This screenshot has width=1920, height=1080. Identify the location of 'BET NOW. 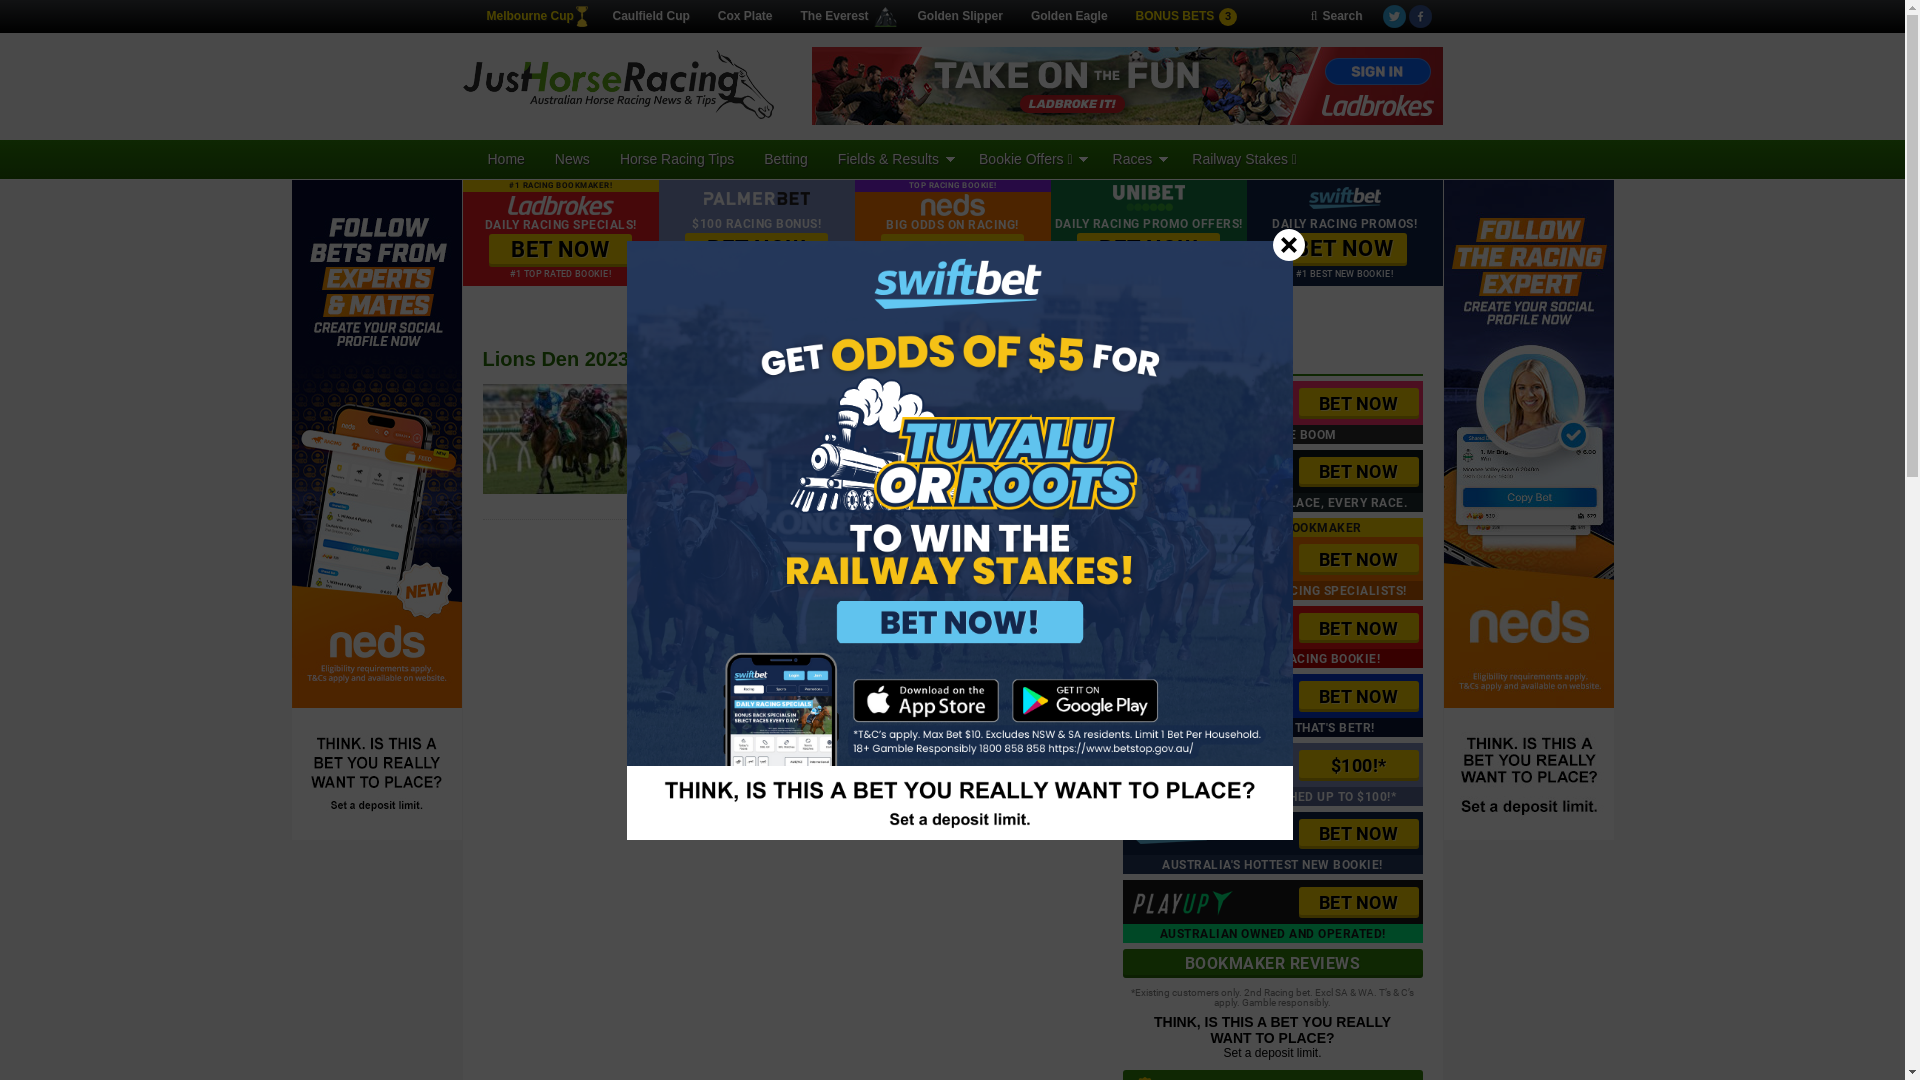
(1271, 704).